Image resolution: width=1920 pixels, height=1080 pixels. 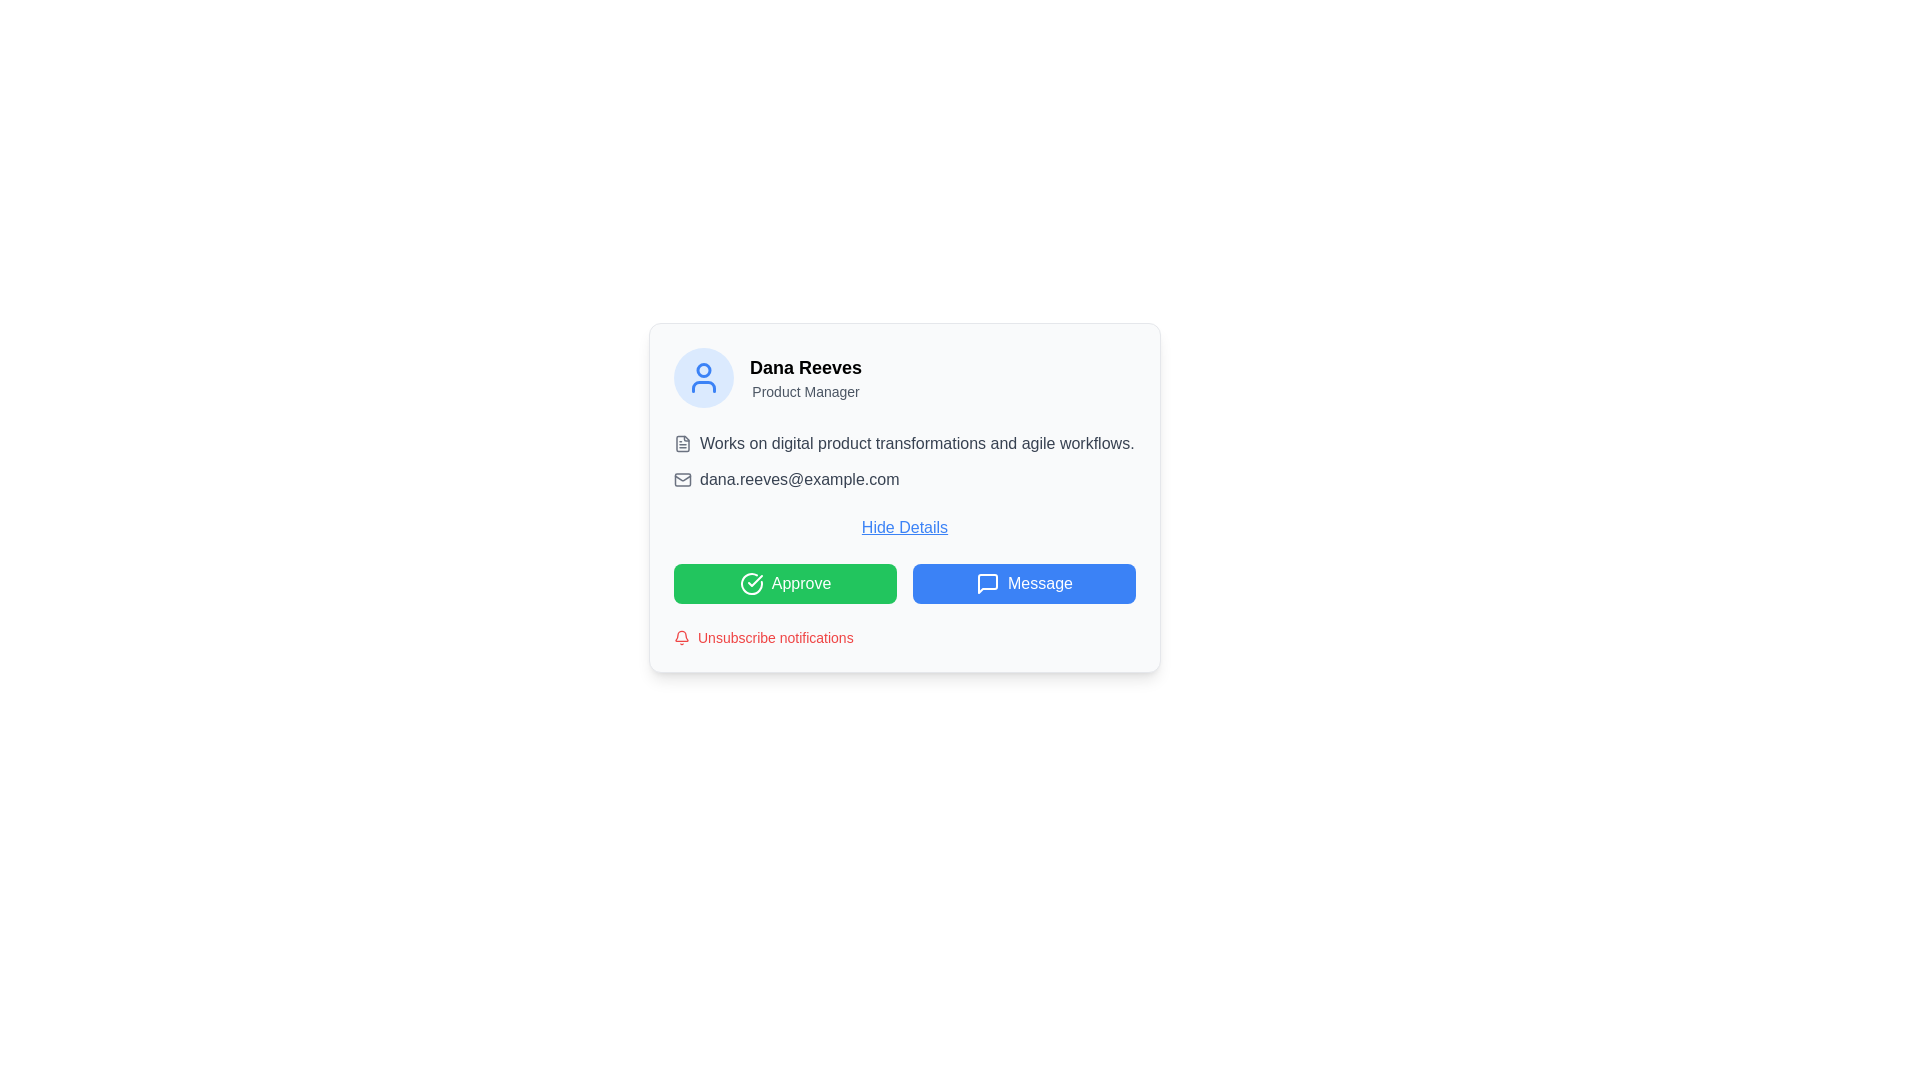 I want to click on rectangle element that serves as the base for the envelope icon located to the left of the email address 'dana.reeves@example.com', so click(x=682, y=479).